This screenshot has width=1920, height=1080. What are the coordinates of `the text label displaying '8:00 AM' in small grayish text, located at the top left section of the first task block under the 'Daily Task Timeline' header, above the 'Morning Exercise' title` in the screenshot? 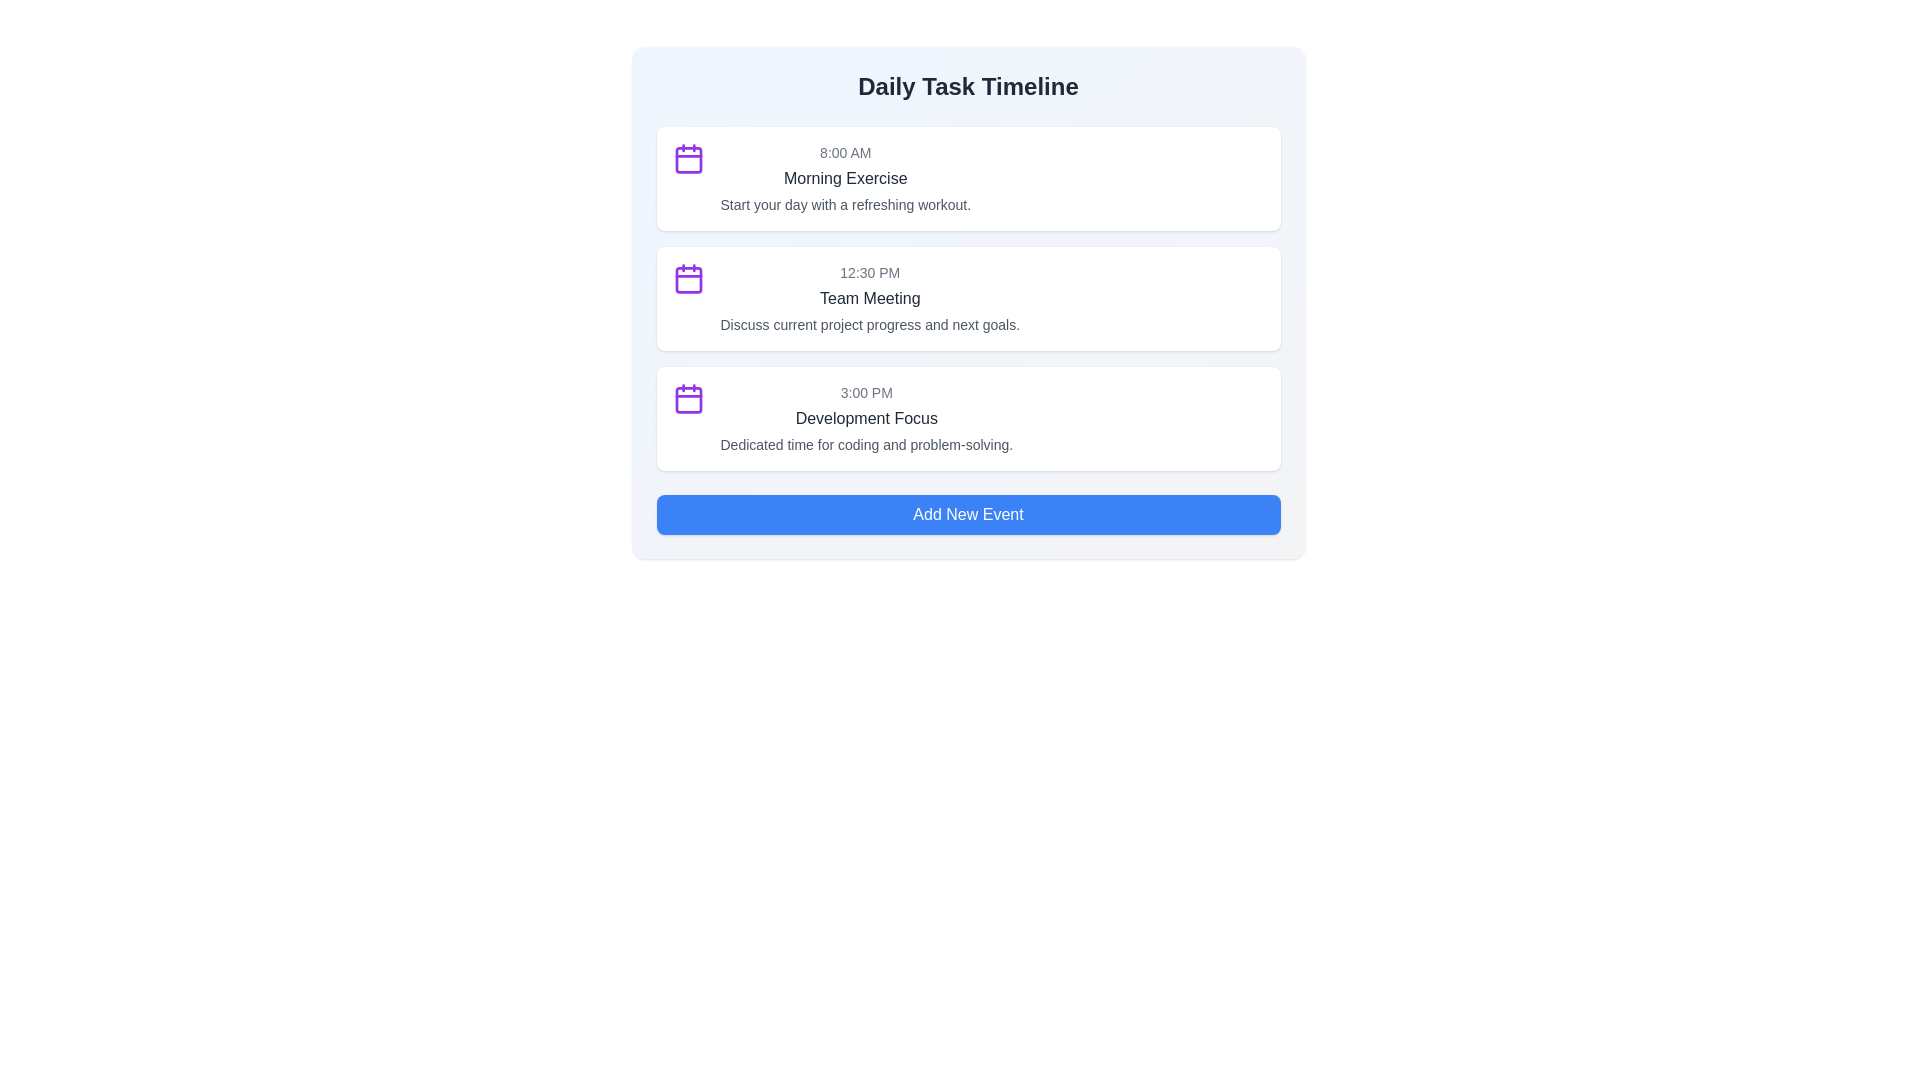 It's located at (845, 152).